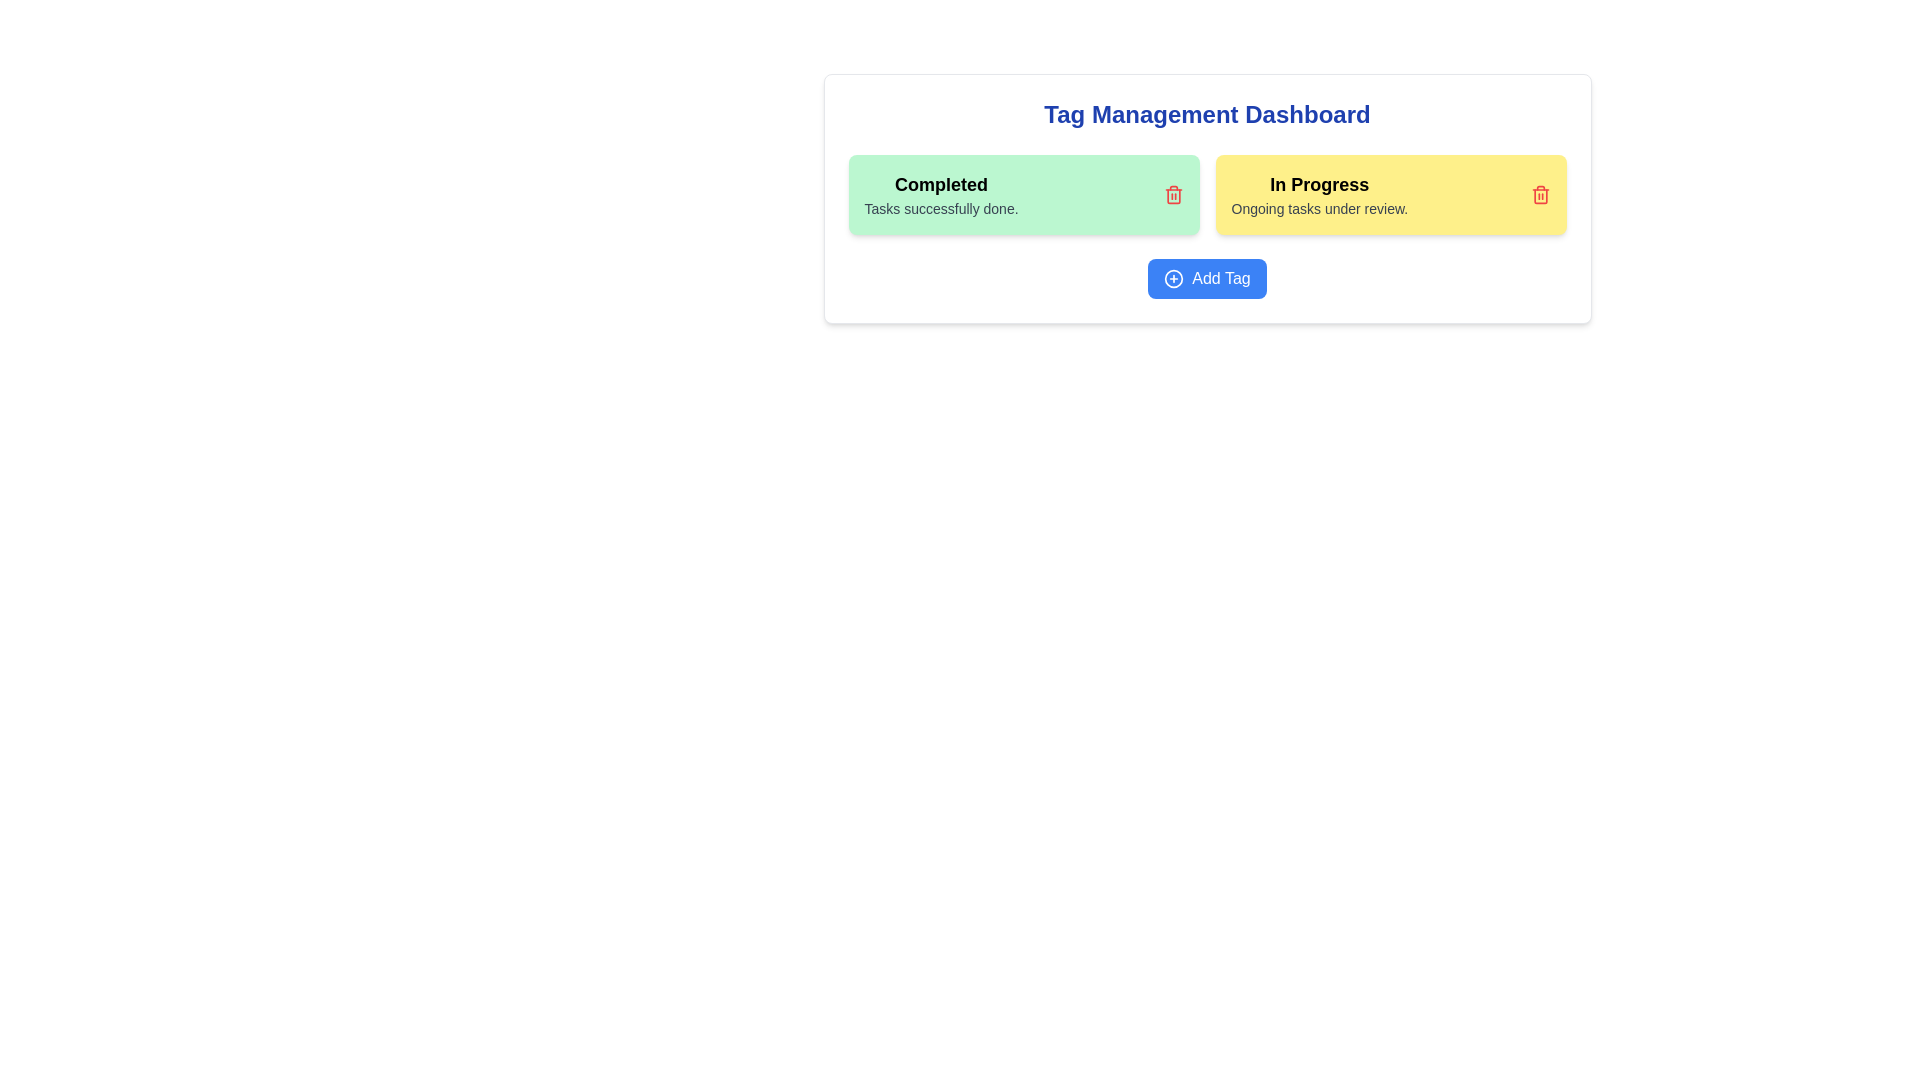 The image size is (1920, 1080). What do you see at coordinates (1319, 208) in the screenshot?
I see `the static text label that reads 'Ongoing tasks under review.' located under the 'In Progress' heading within a yellow background pane` at bounding box center [1319, 208].